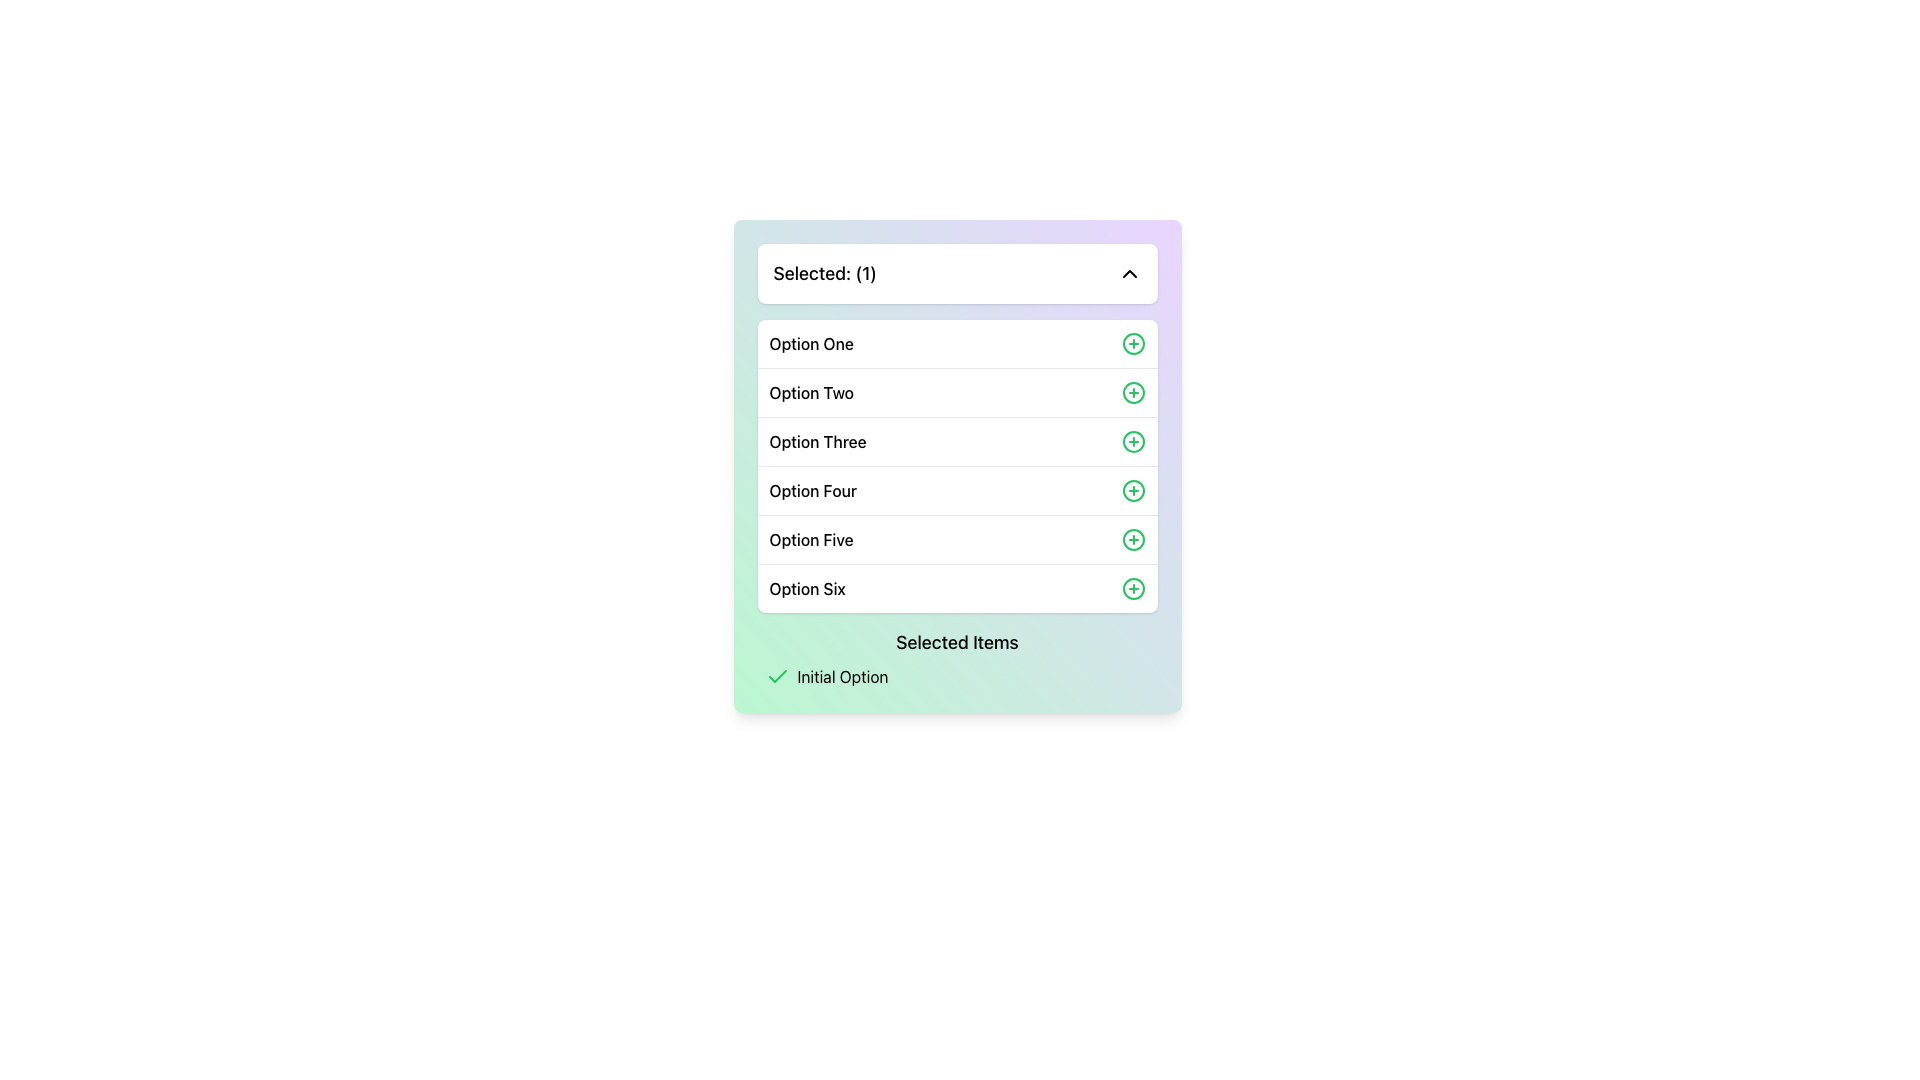 The image size is (1920, 1080). I want to click on the circular button next to 'Option Five', so click(1133, 540).